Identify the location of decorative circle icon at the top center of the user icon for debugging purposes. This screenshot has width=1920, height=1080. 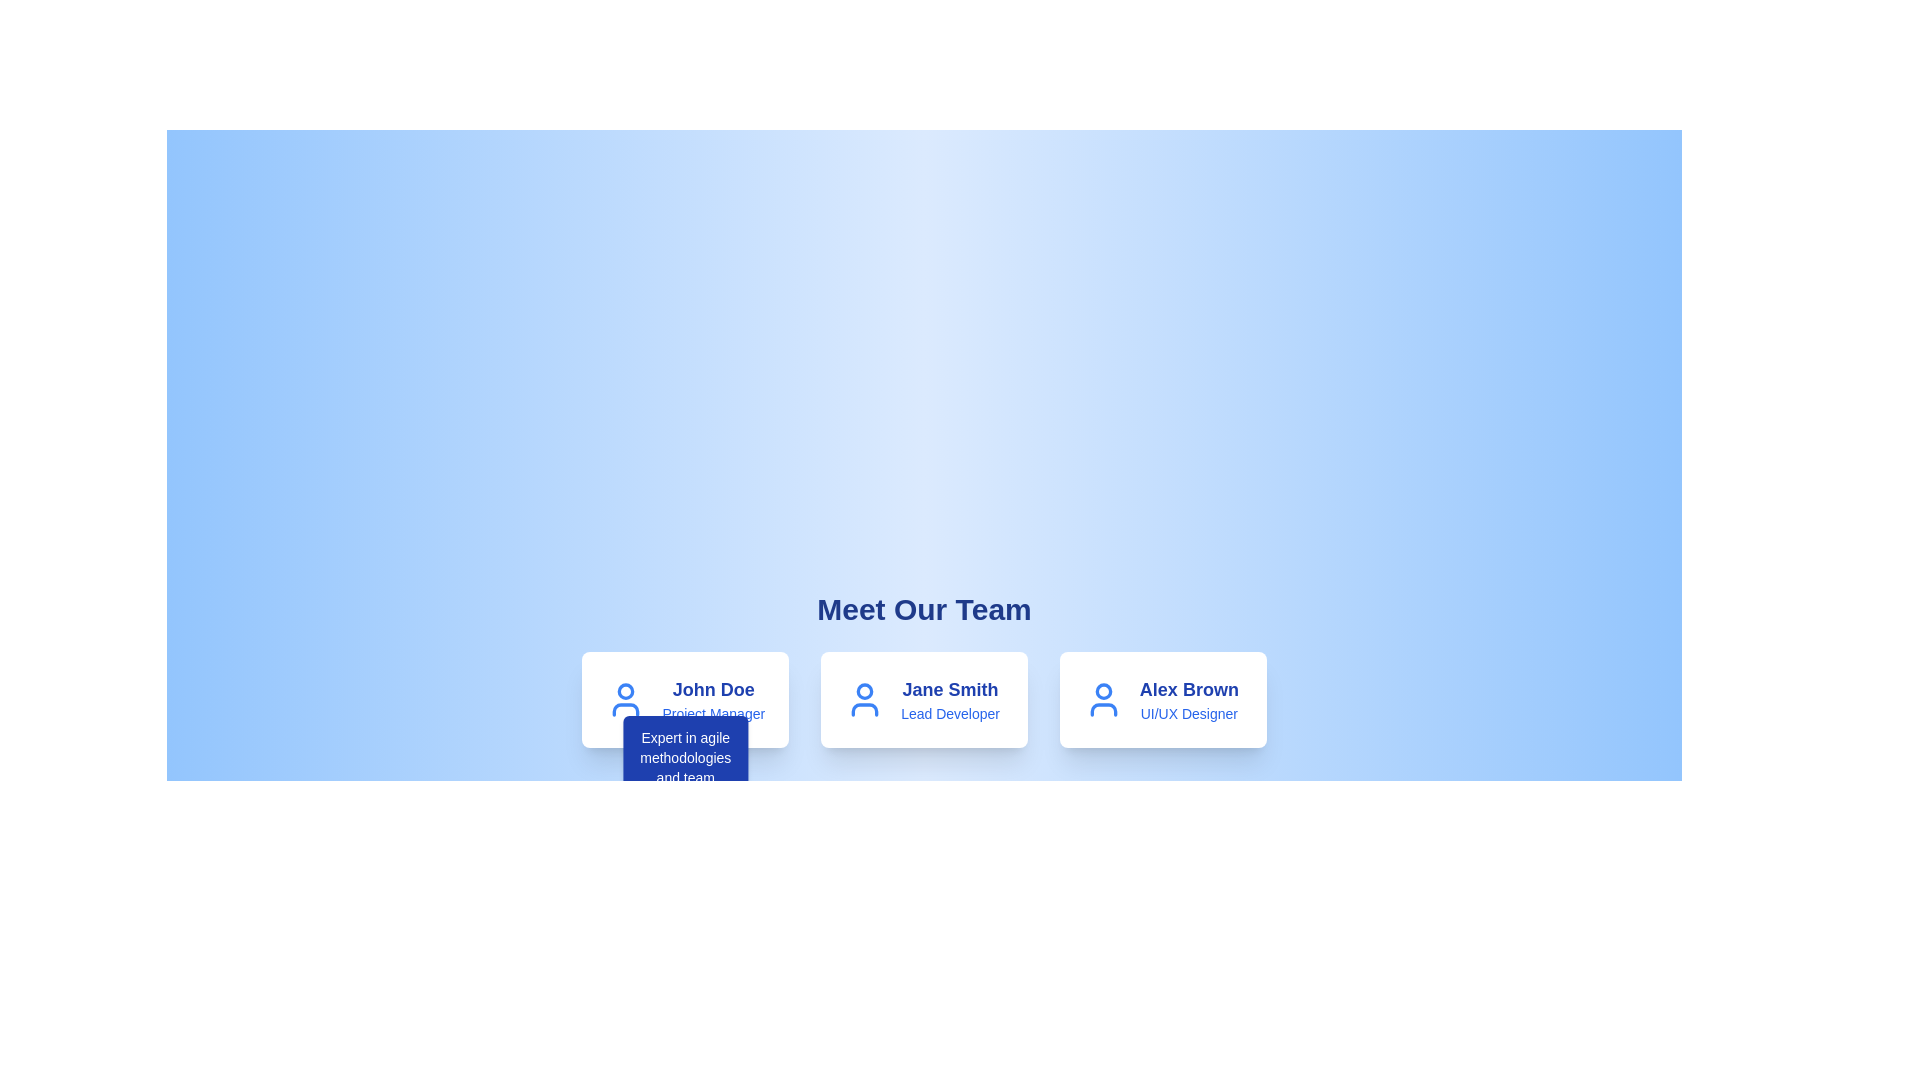
(865, 690).